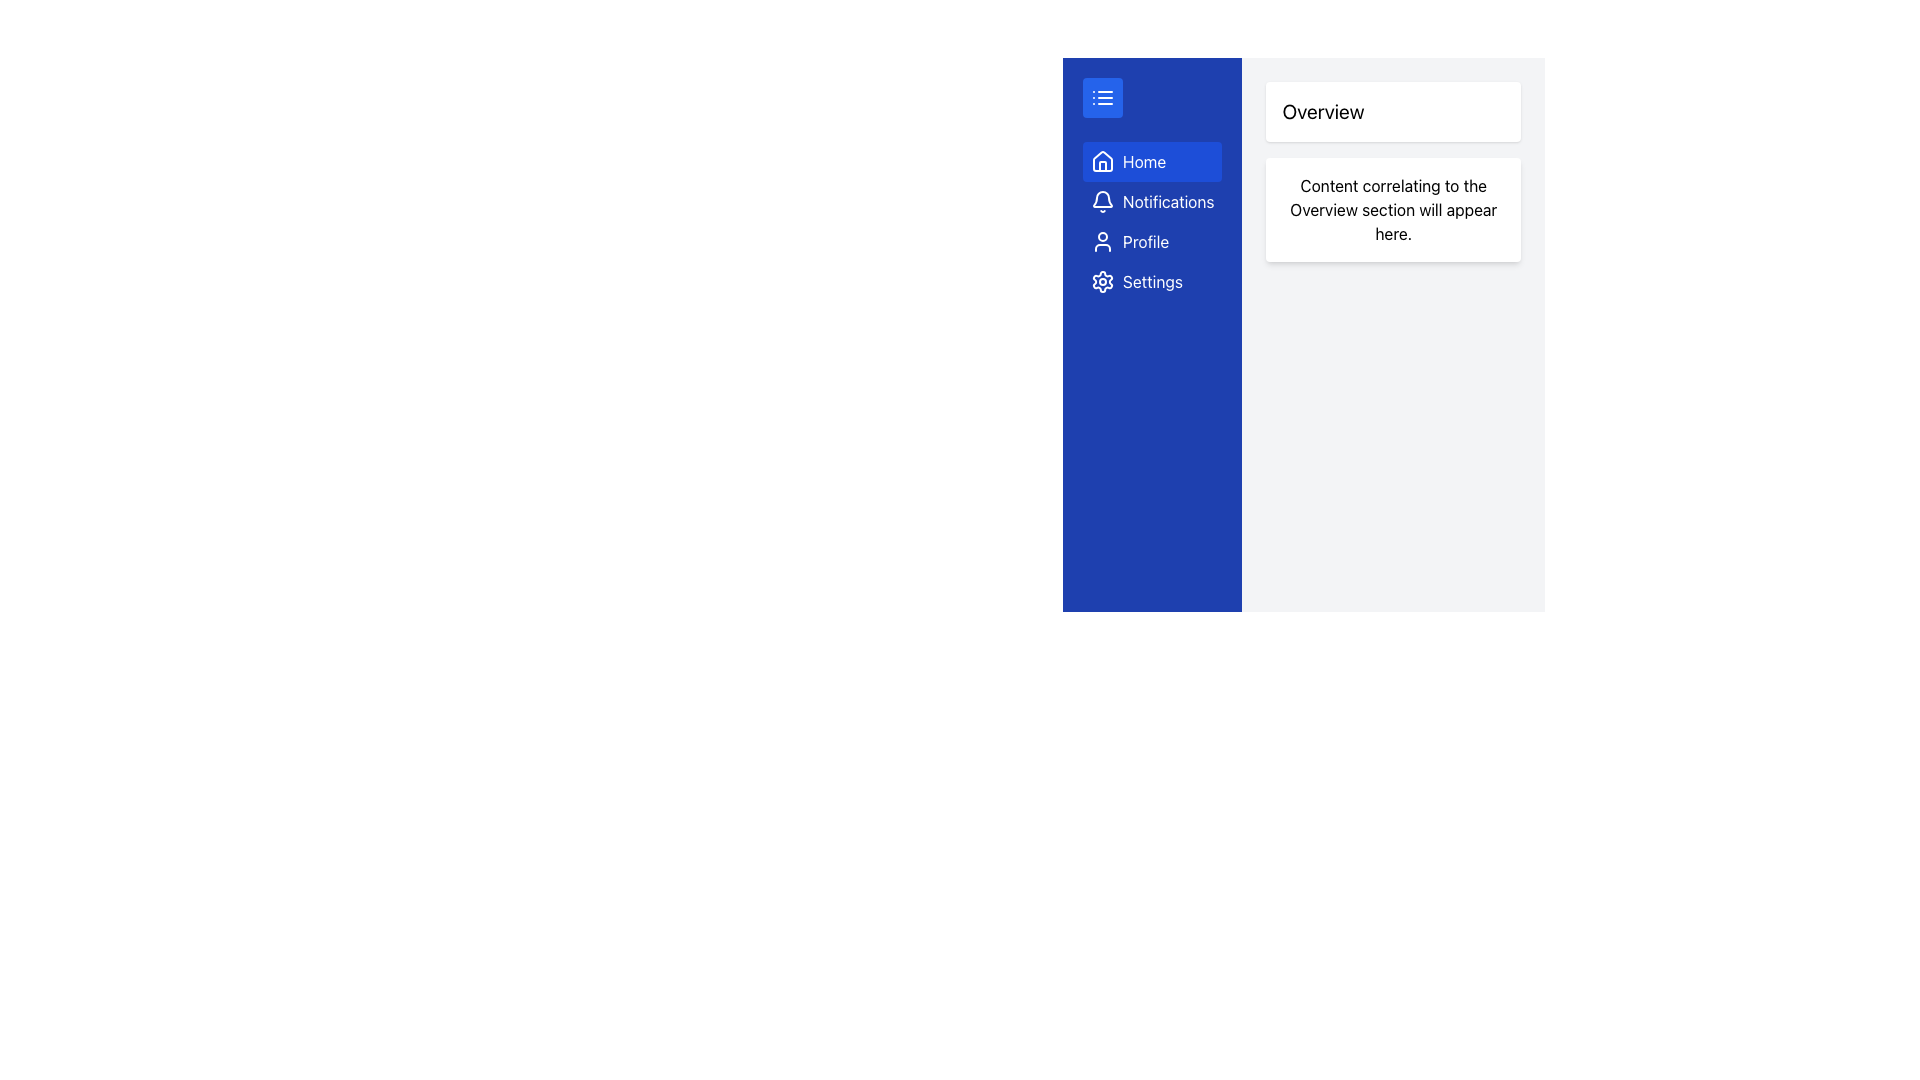 Image resolution: width=1920 pixels, height=1080 pixels. What do you see at coordinates (1102, 281) in the screenshot?
I see `the 'Settings' icon located in the sidebar, which is the fourth icon from the top` at bounding box center [1102, 281].